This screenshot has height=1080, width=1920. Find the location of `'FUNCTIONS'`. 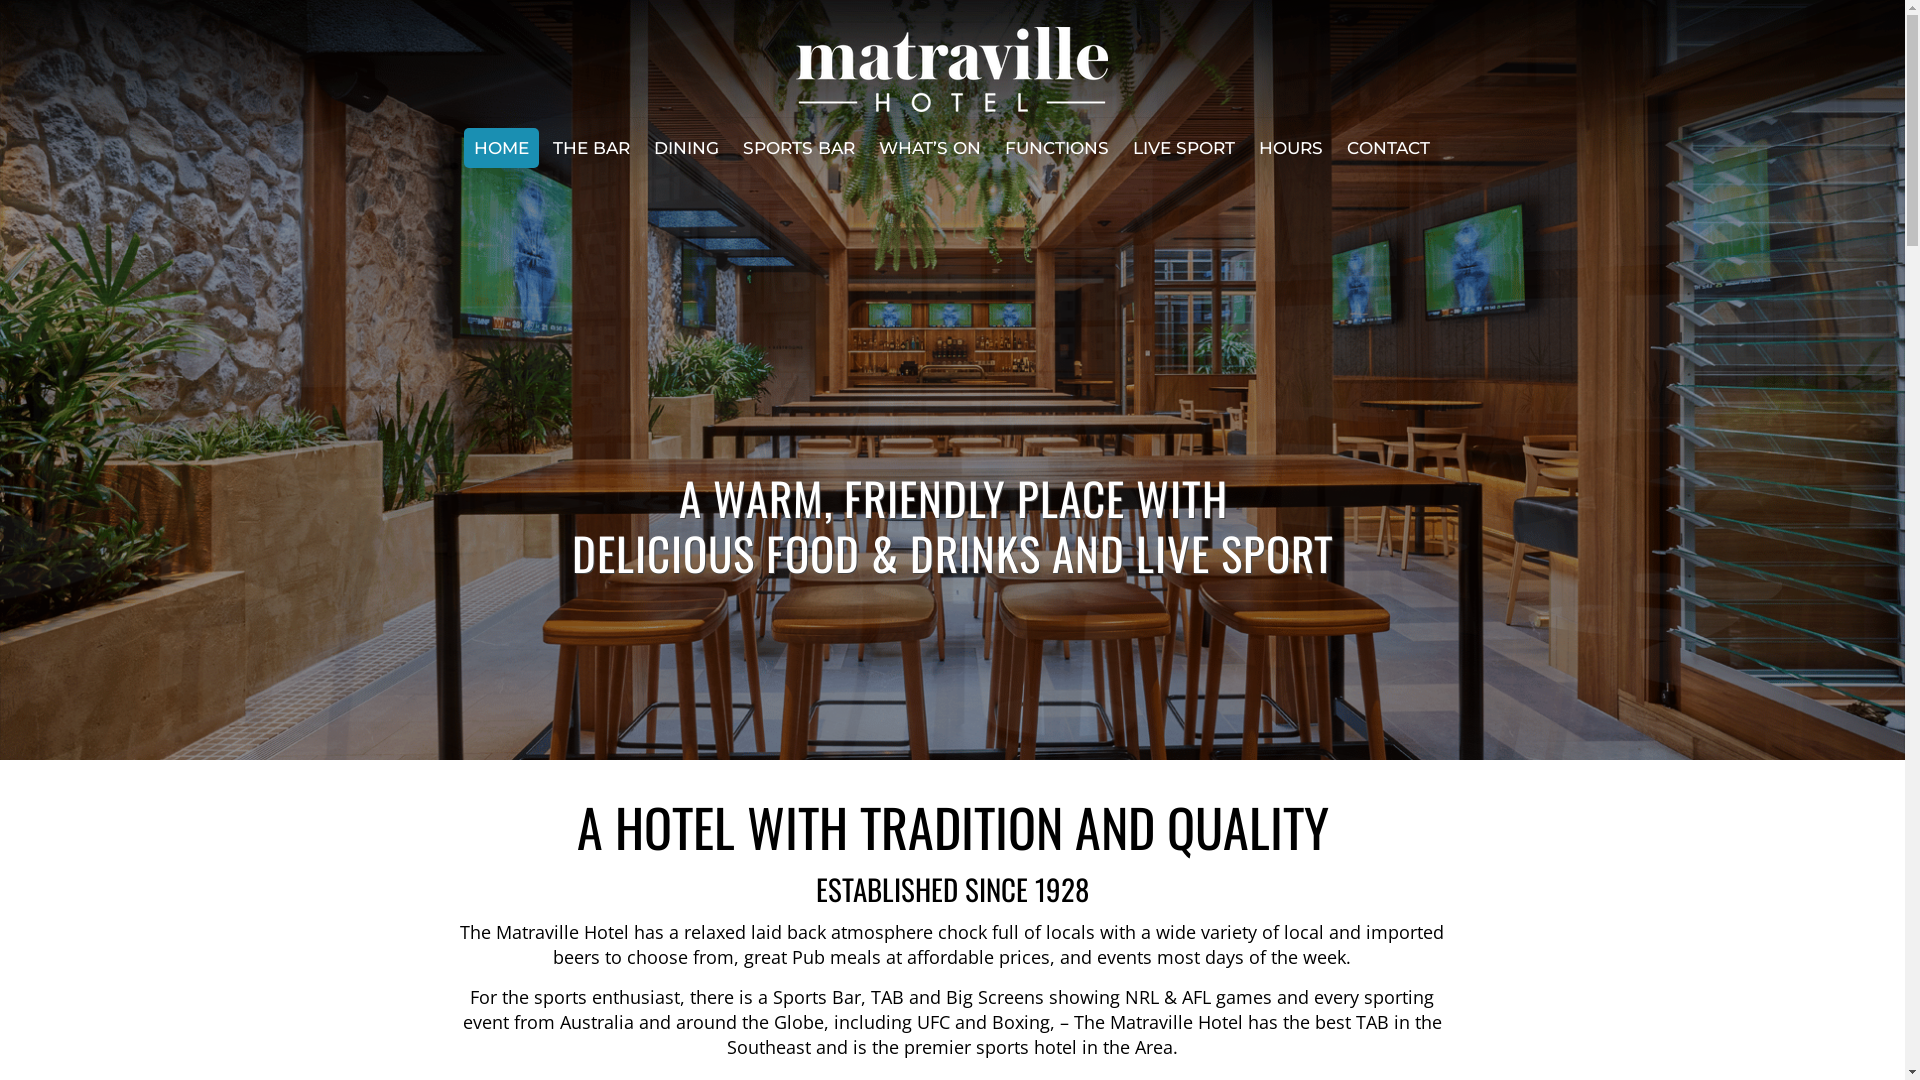

'FUNCTIONS' is located at coordinates (1055, 146).